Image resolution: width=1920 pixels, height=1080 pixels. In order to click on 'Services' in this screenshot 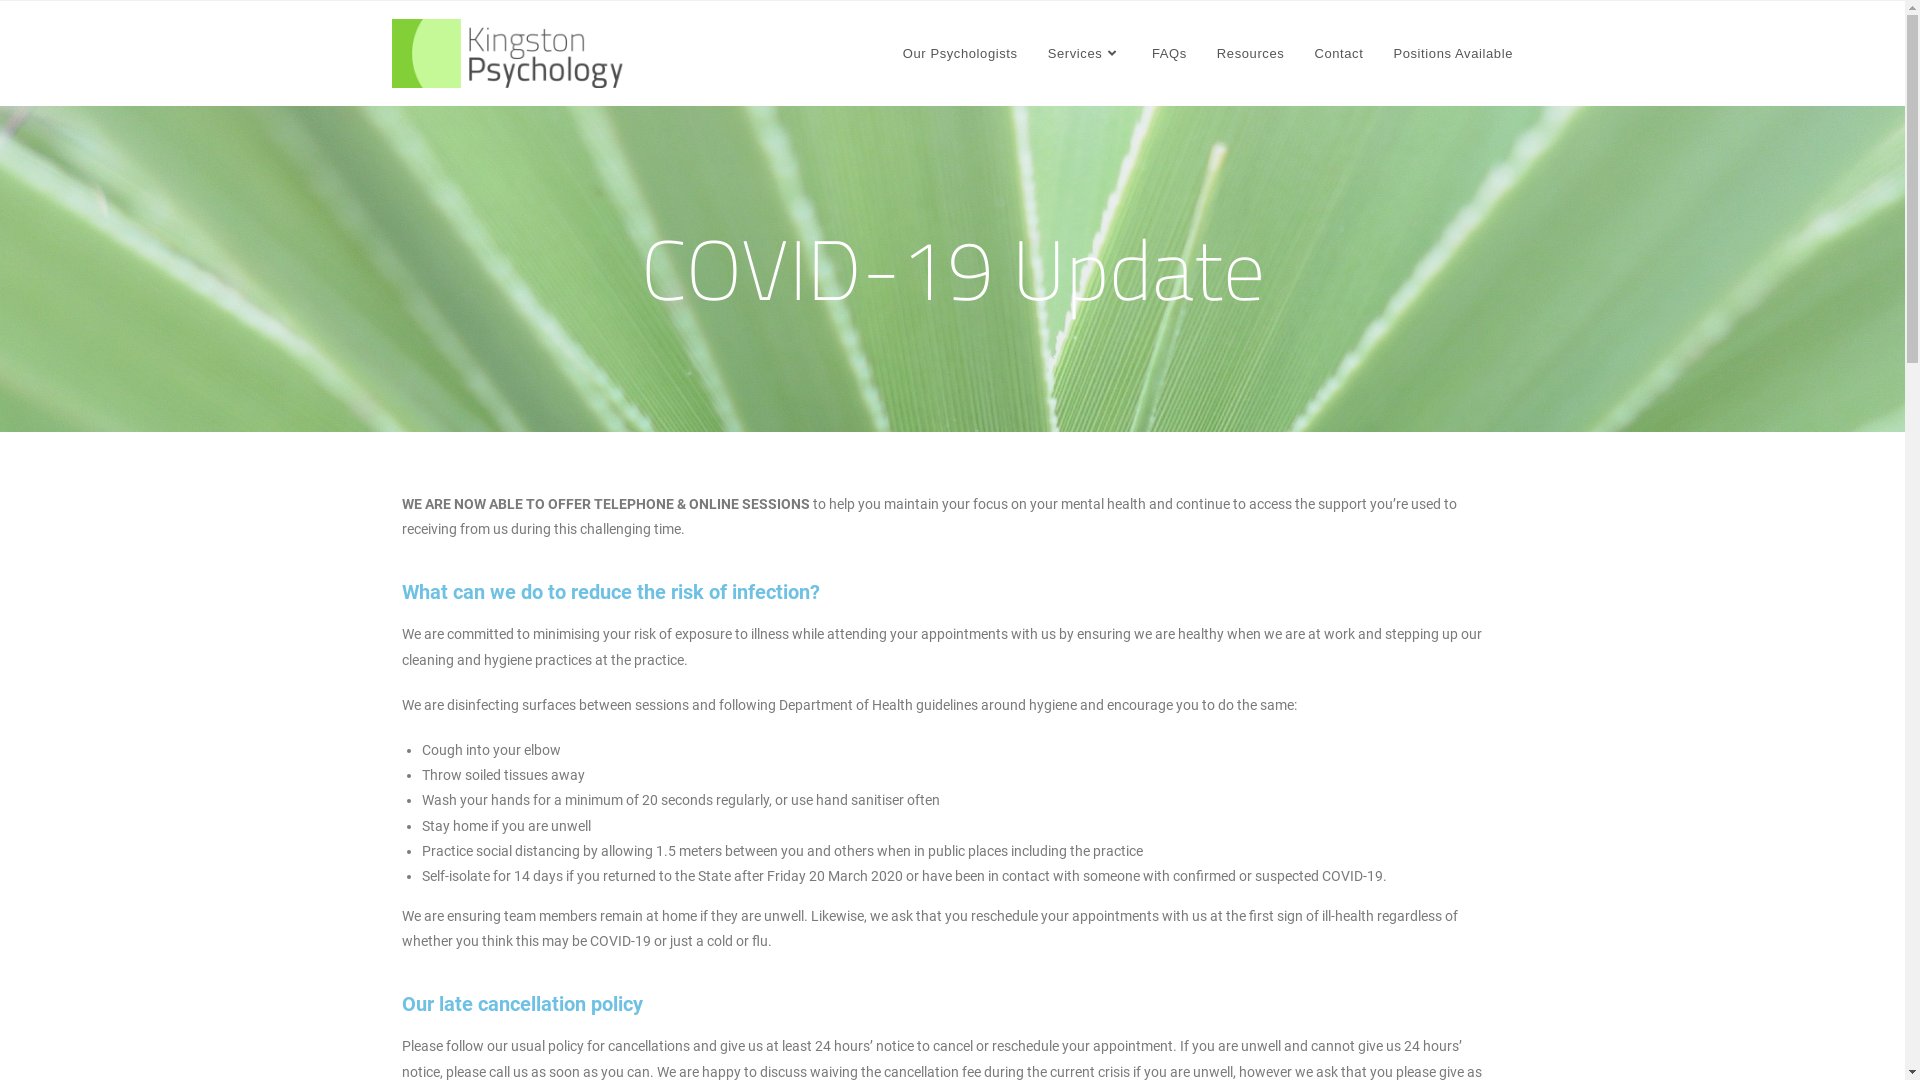, I will do `click(1083, 52)`.